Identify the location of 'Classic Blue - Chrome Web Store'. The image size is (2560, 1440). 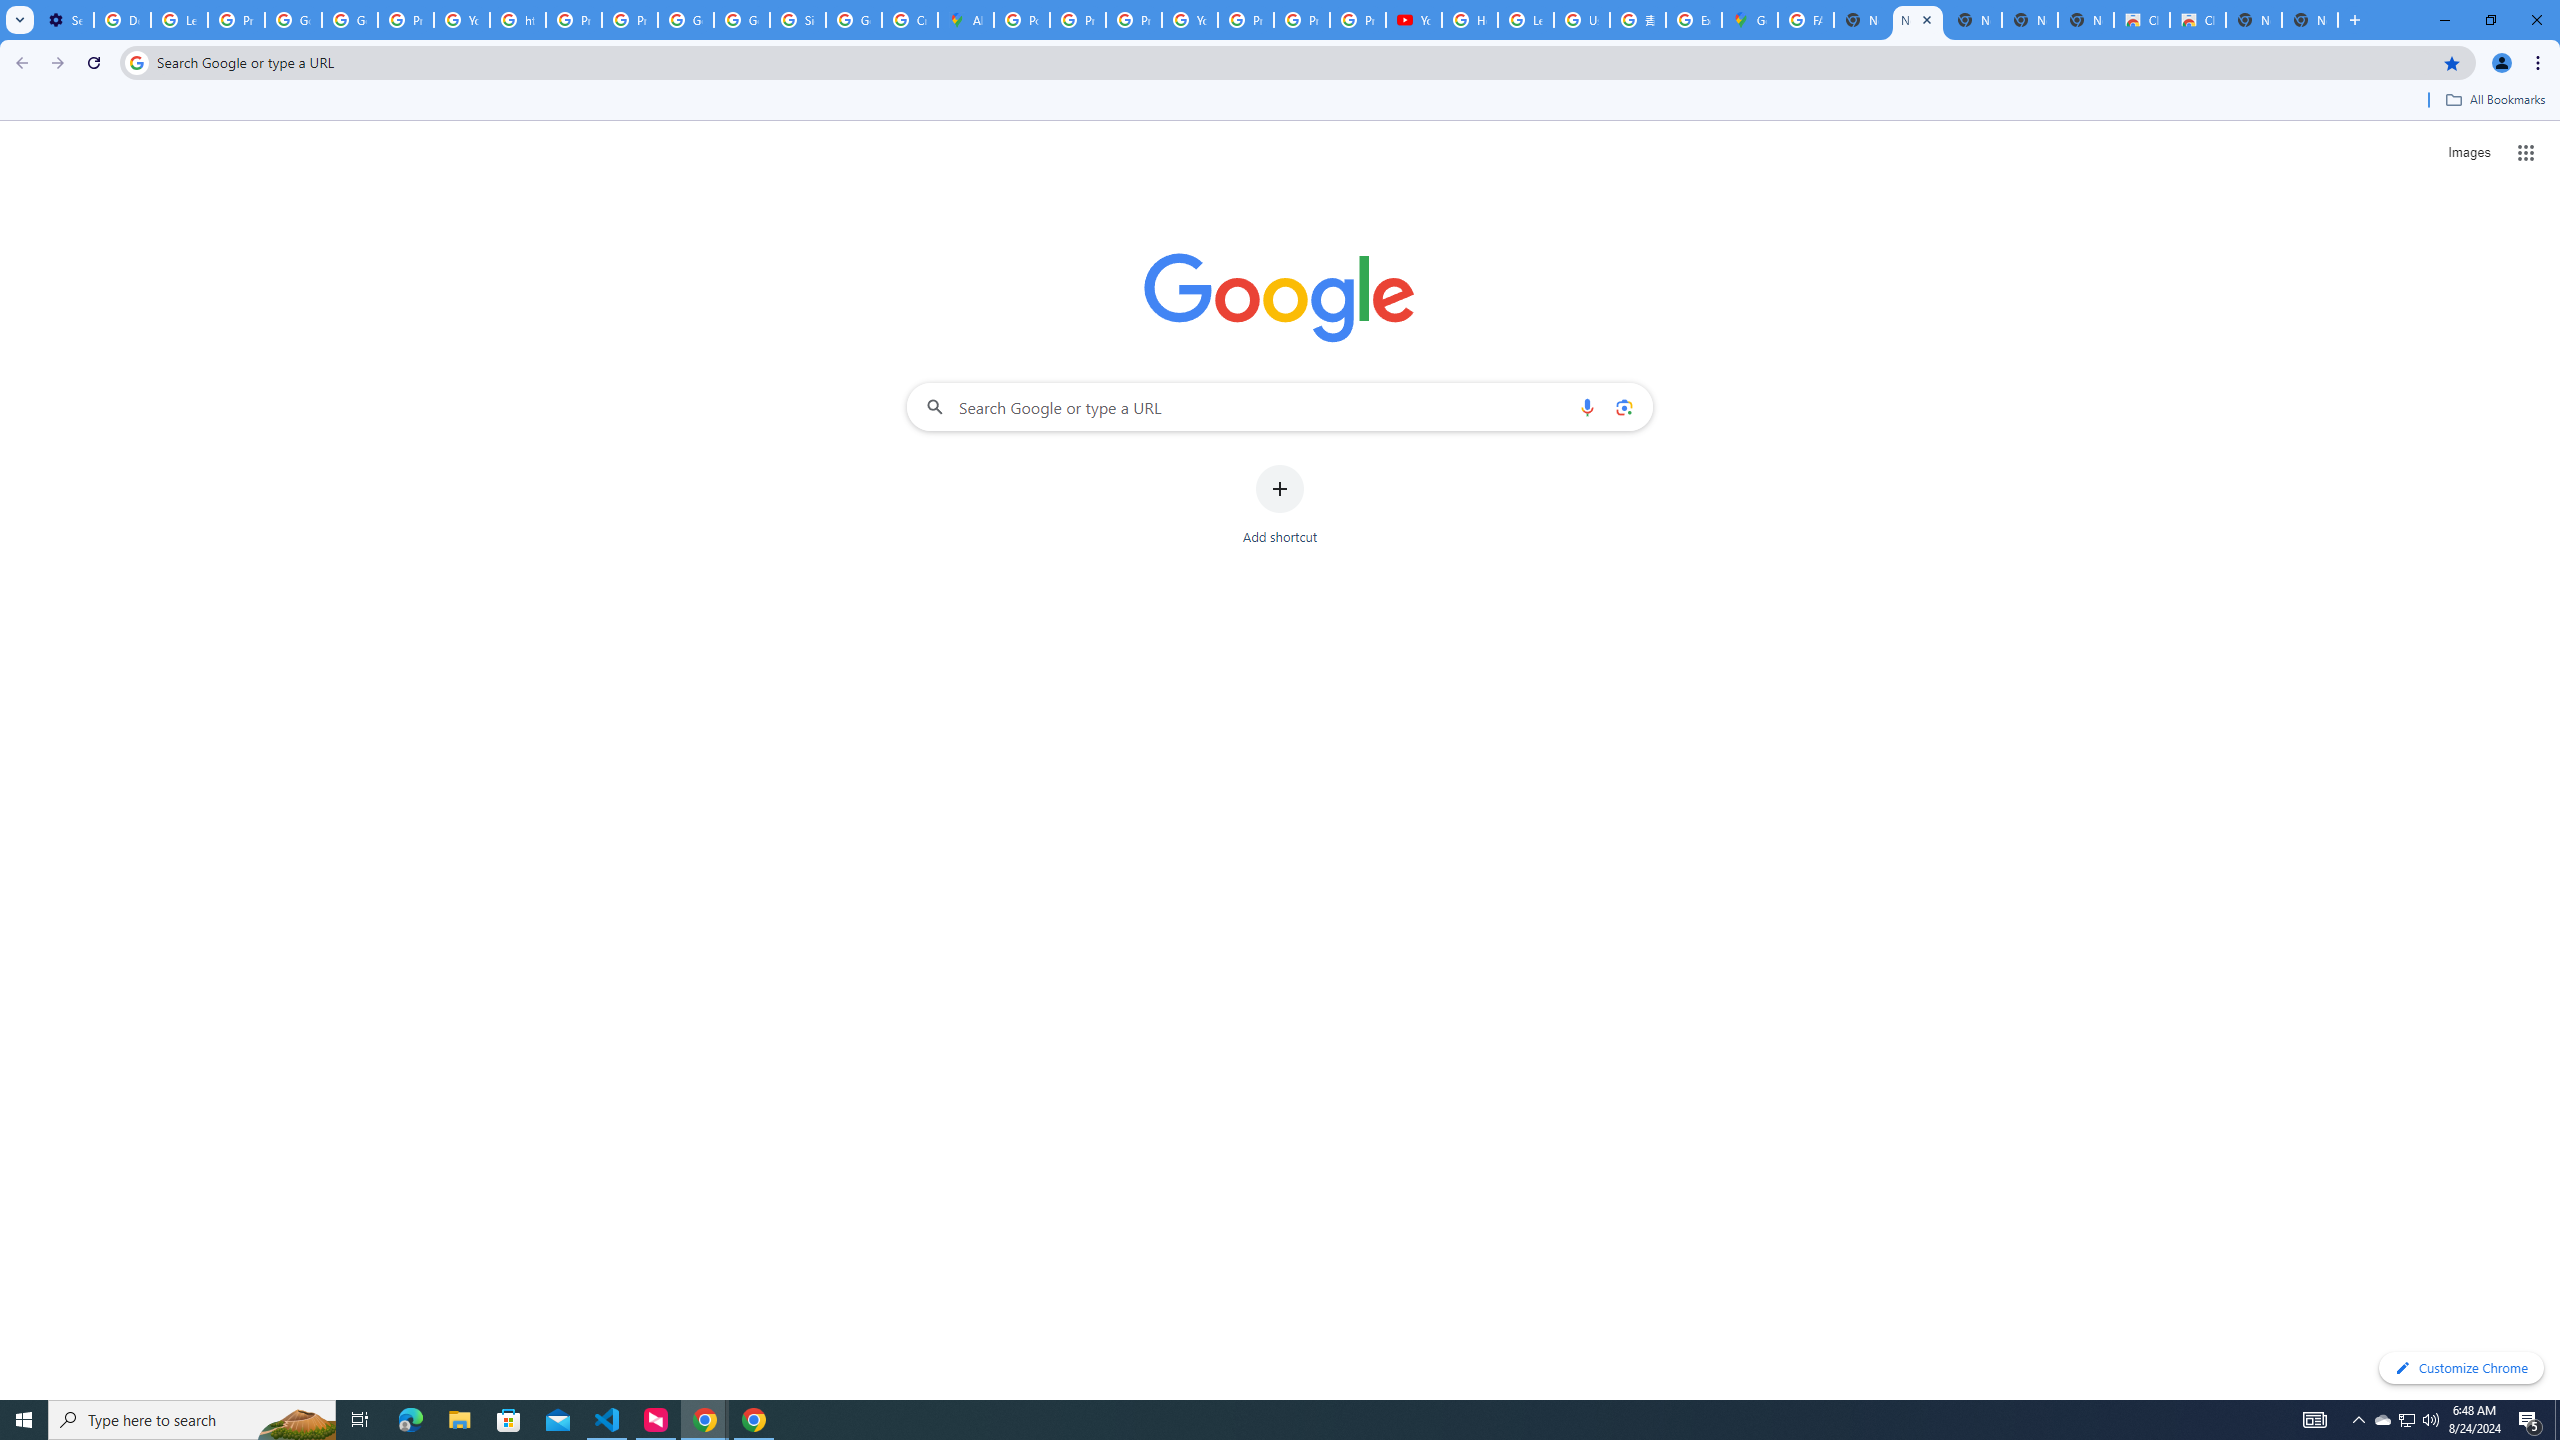
(2197, 19).